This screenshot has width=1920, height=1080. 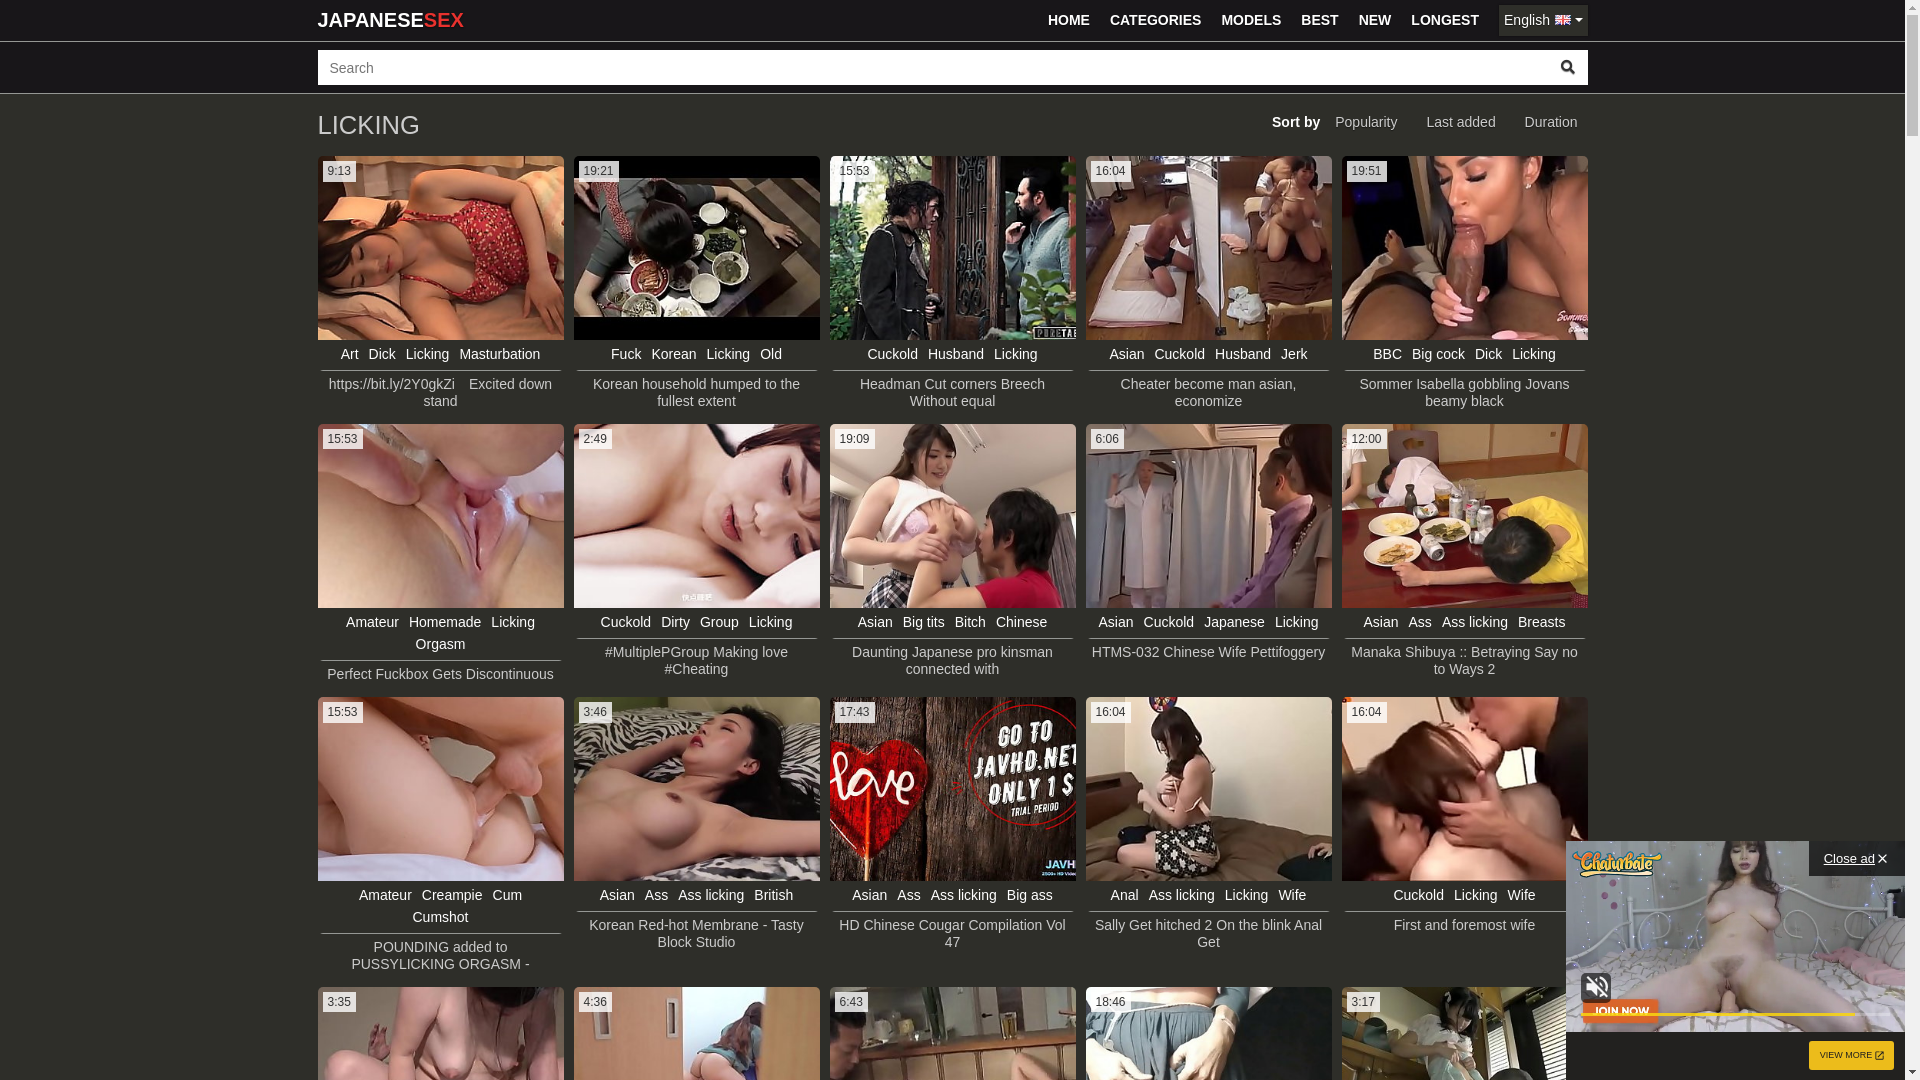 I want to click on 'NEW', so click(x=1374, y=20).